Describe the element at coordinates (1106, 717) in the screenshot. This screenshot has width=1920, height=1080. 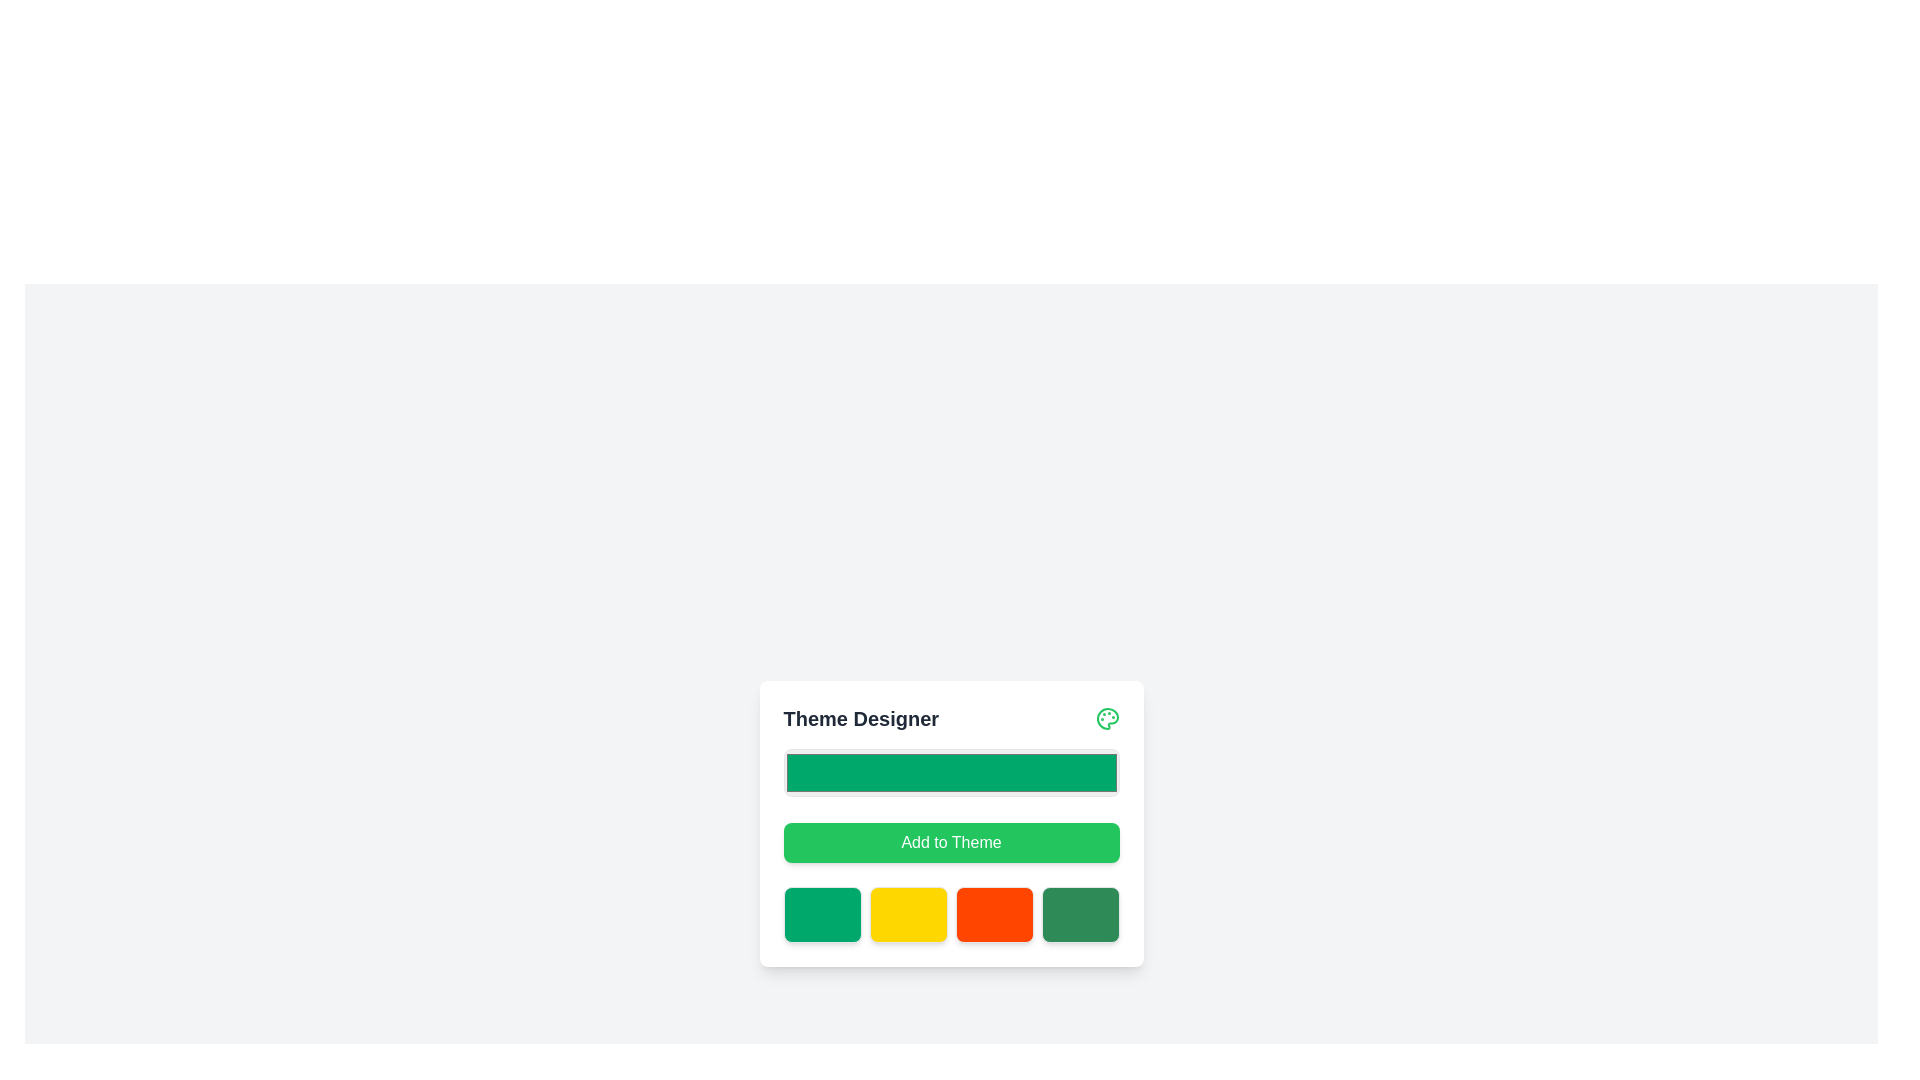
I see `the theme customization icon located at the far right of the 'Theme Designer' panel, adjacent to the text 'Theme Designer'` at that location.